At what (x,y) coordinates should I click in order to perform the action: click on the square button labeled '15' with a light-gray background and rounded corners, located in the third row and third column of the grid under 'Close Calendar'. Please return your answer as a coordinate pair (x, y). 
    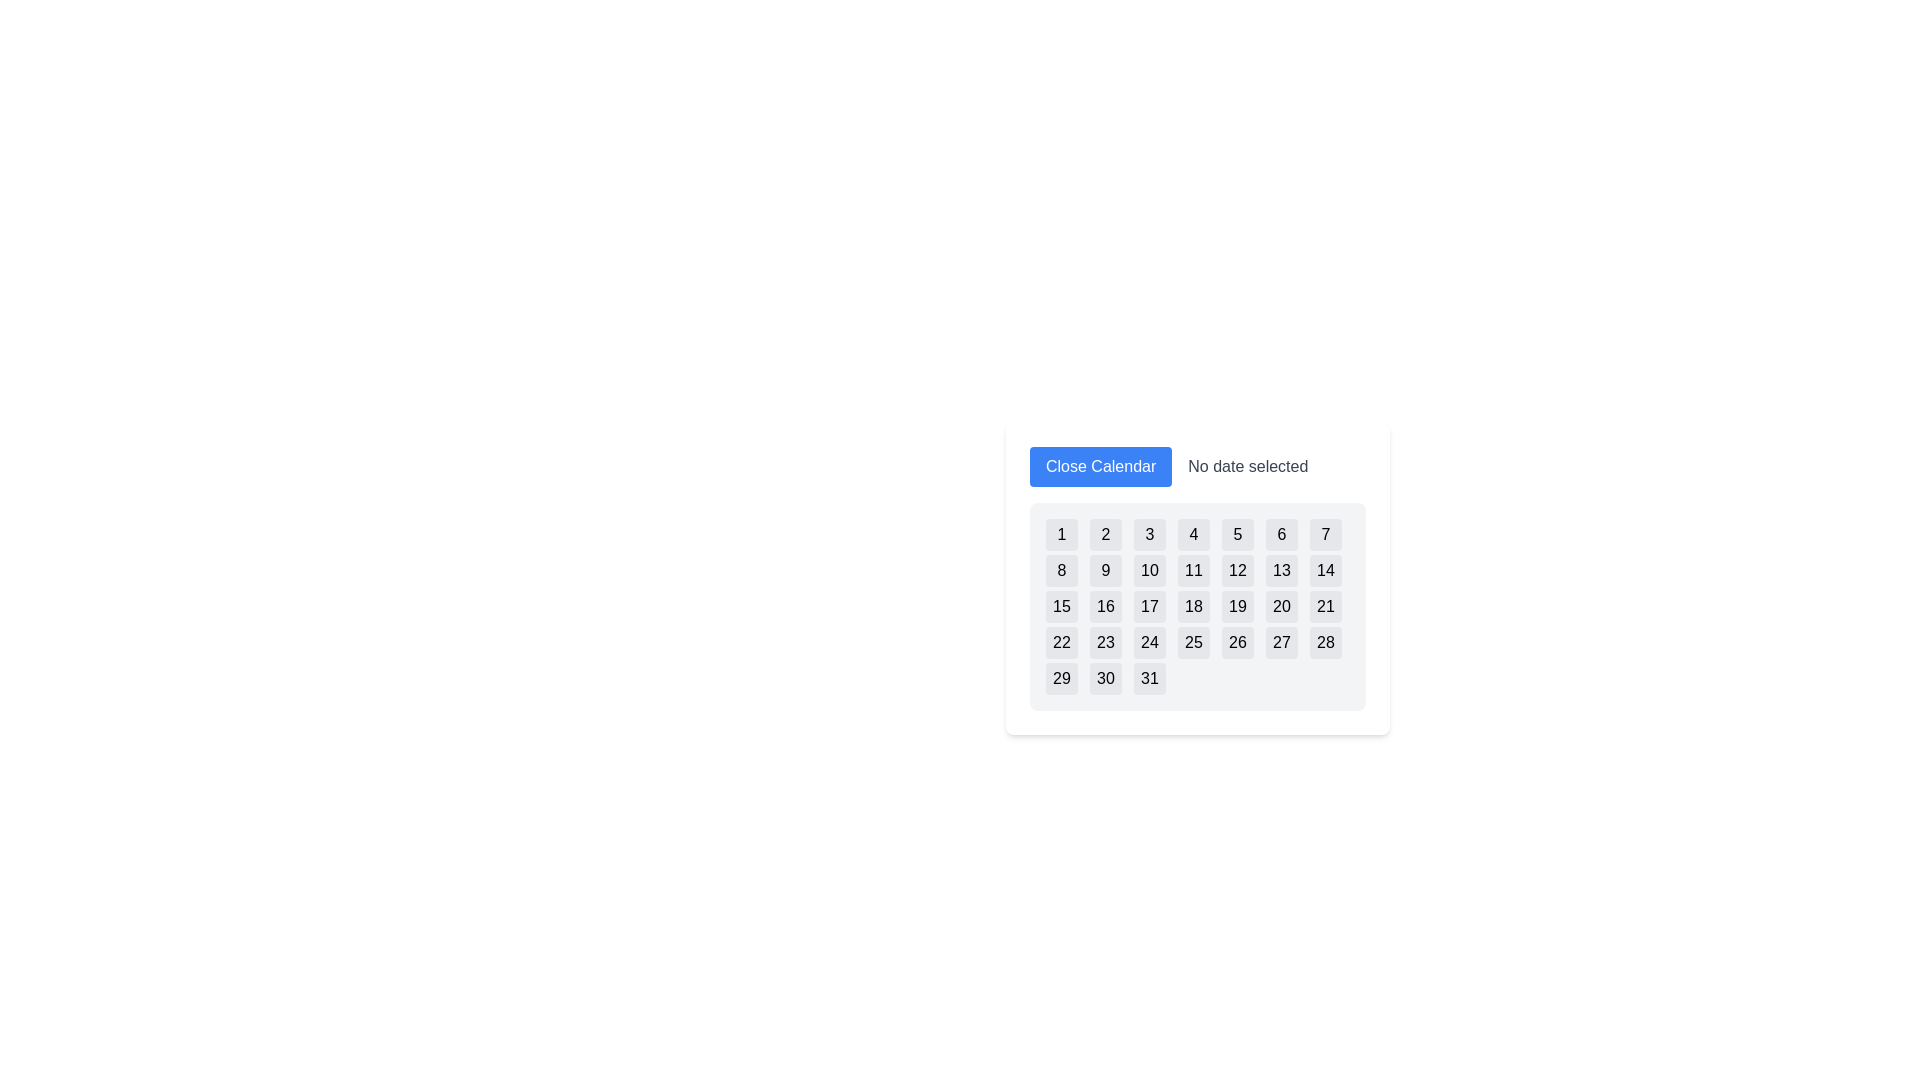
    Looking at the image, I should click on (1060, 605).